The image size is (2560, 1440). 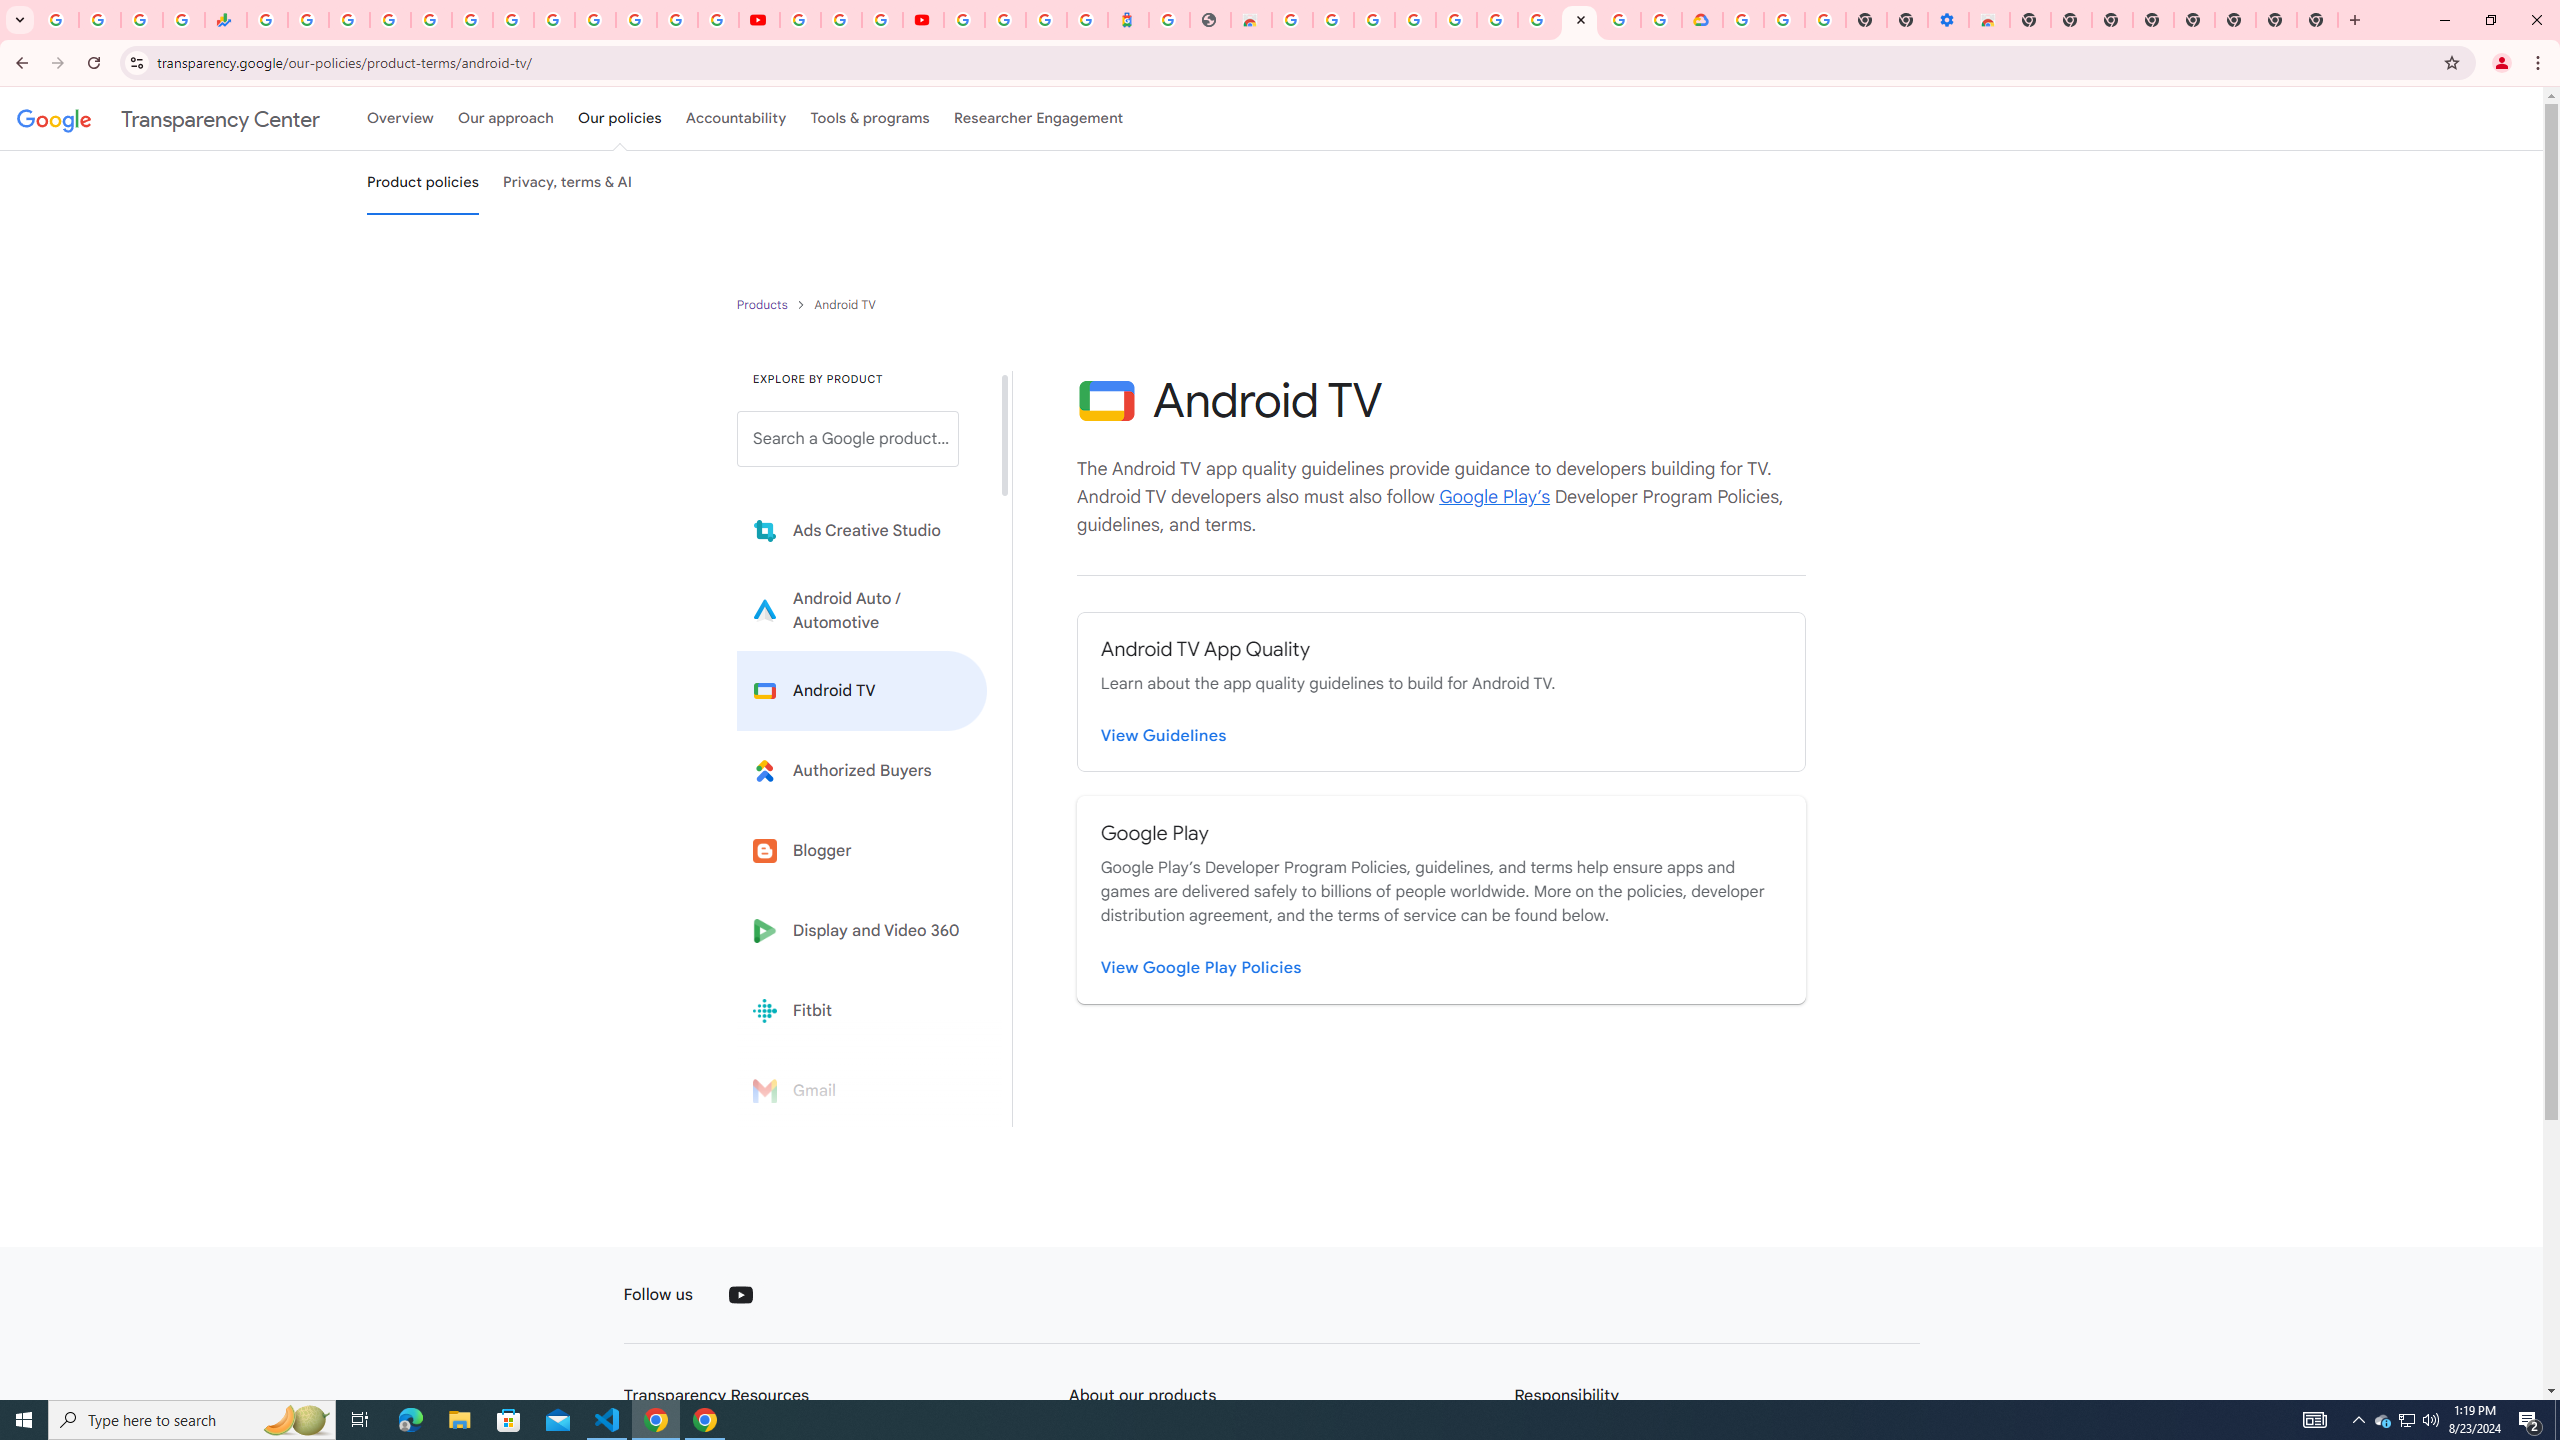 I want to click on 'Blogger', so click(x=861, y=850).